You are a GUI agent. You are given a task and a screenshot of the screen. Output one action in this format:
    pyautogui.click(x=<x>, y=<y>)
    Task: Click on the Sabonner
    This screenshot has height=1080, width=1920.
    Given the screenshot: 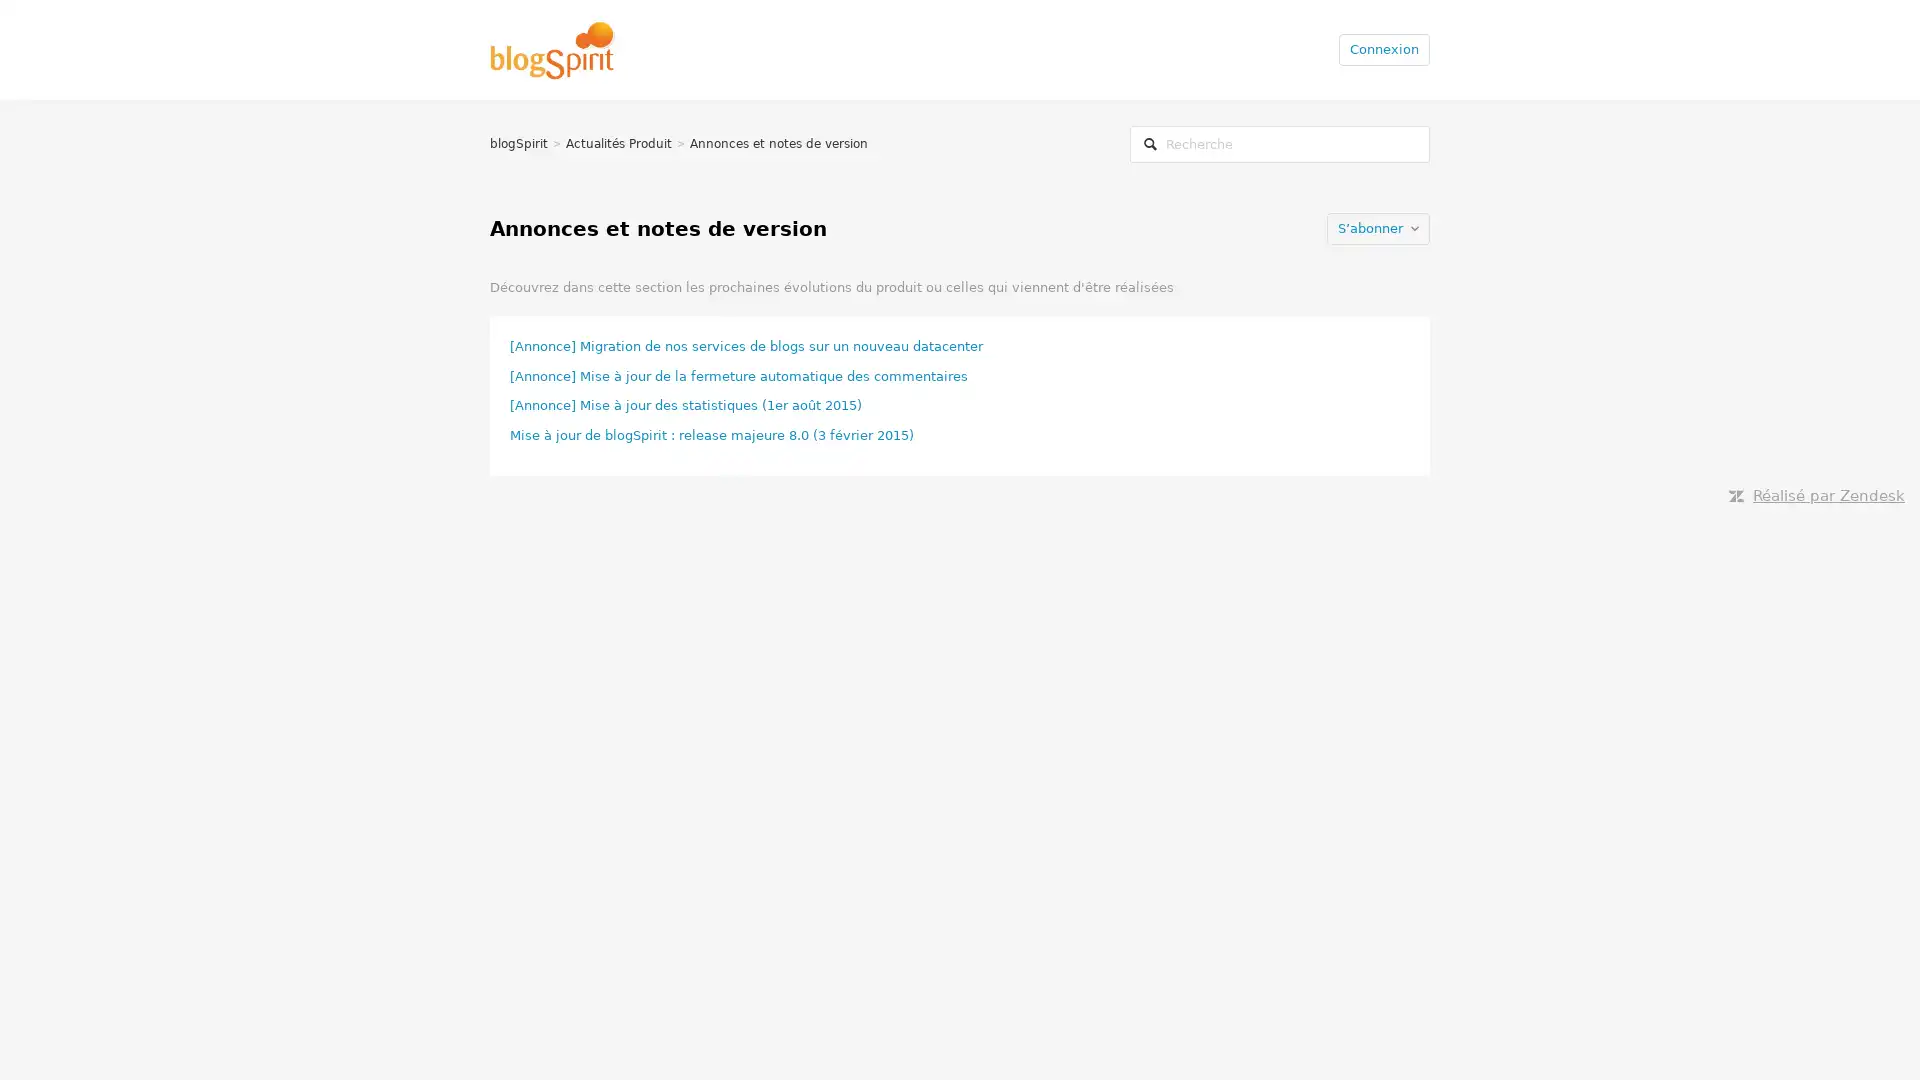 What is the action you would take?
    pyautogui.click(x=1377, y=226)
    